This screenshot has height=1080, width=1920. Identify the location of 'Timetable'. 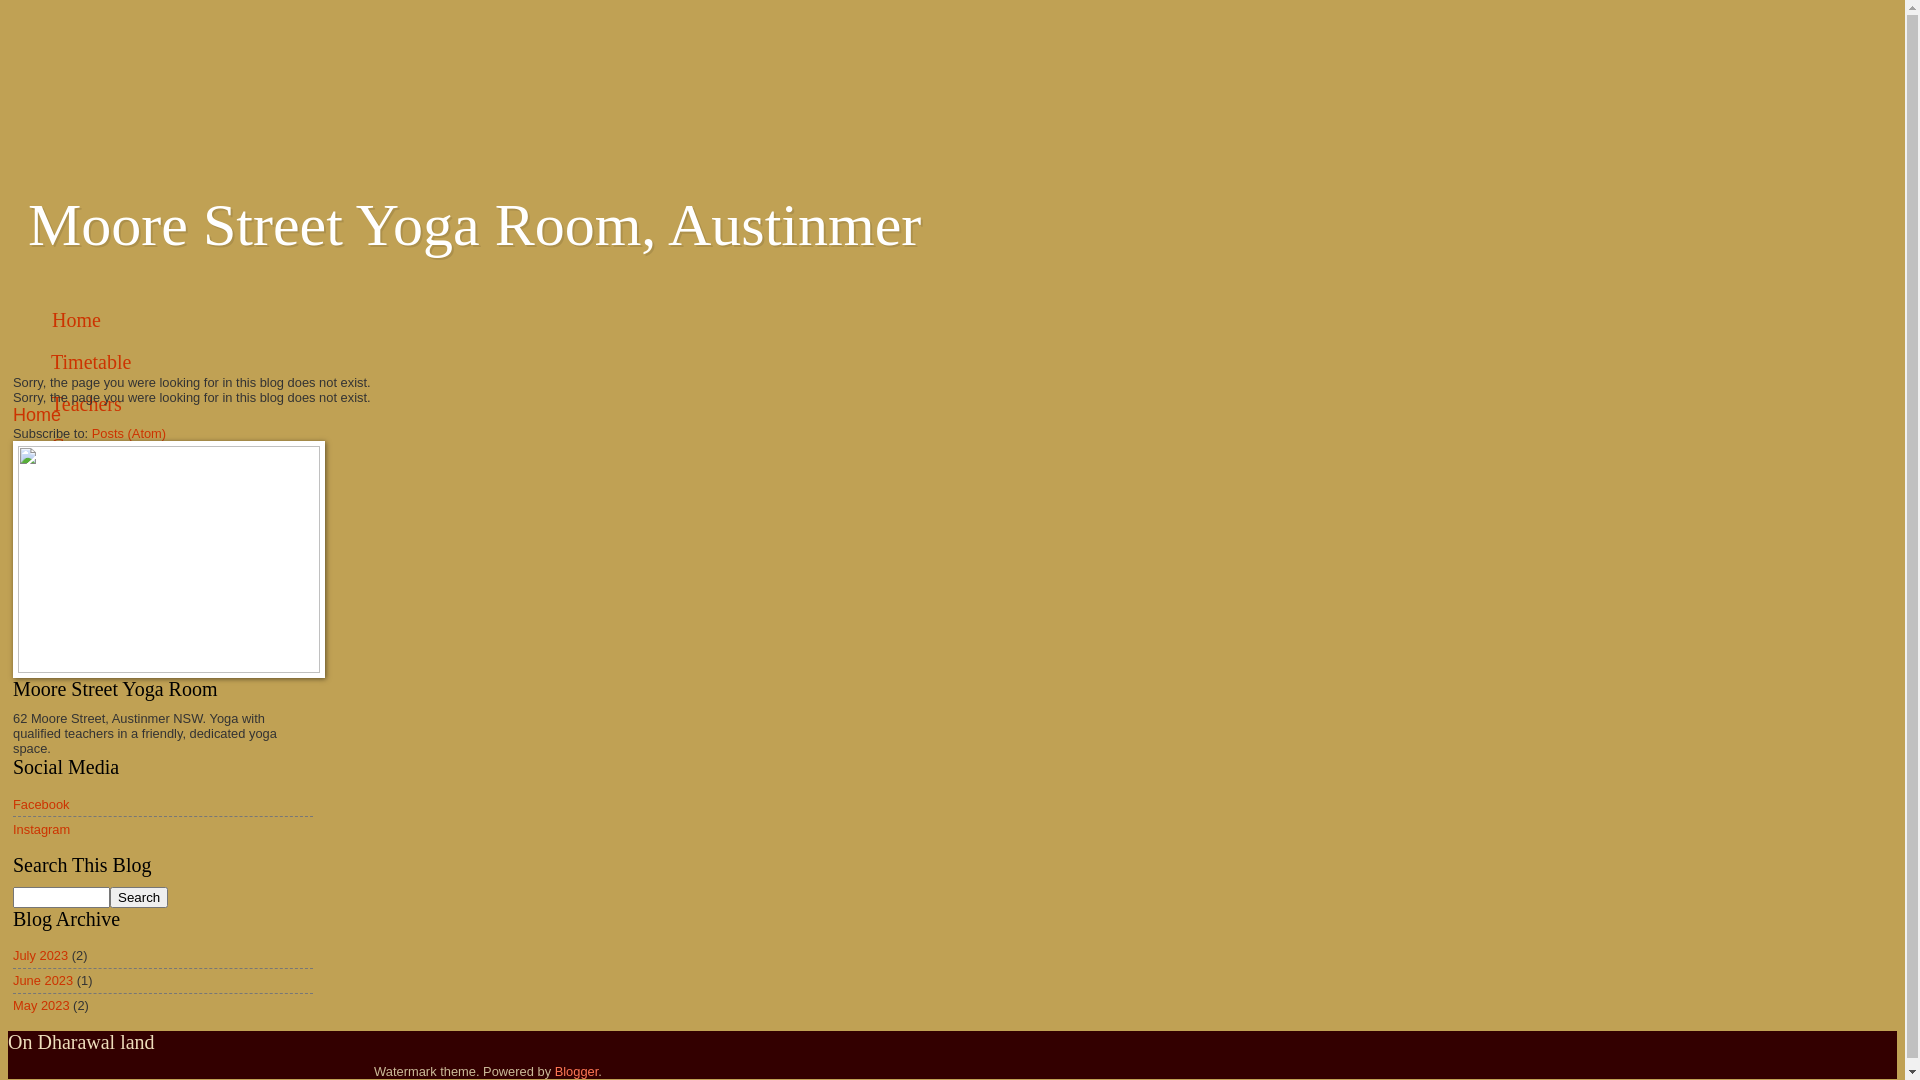
(90, 362).